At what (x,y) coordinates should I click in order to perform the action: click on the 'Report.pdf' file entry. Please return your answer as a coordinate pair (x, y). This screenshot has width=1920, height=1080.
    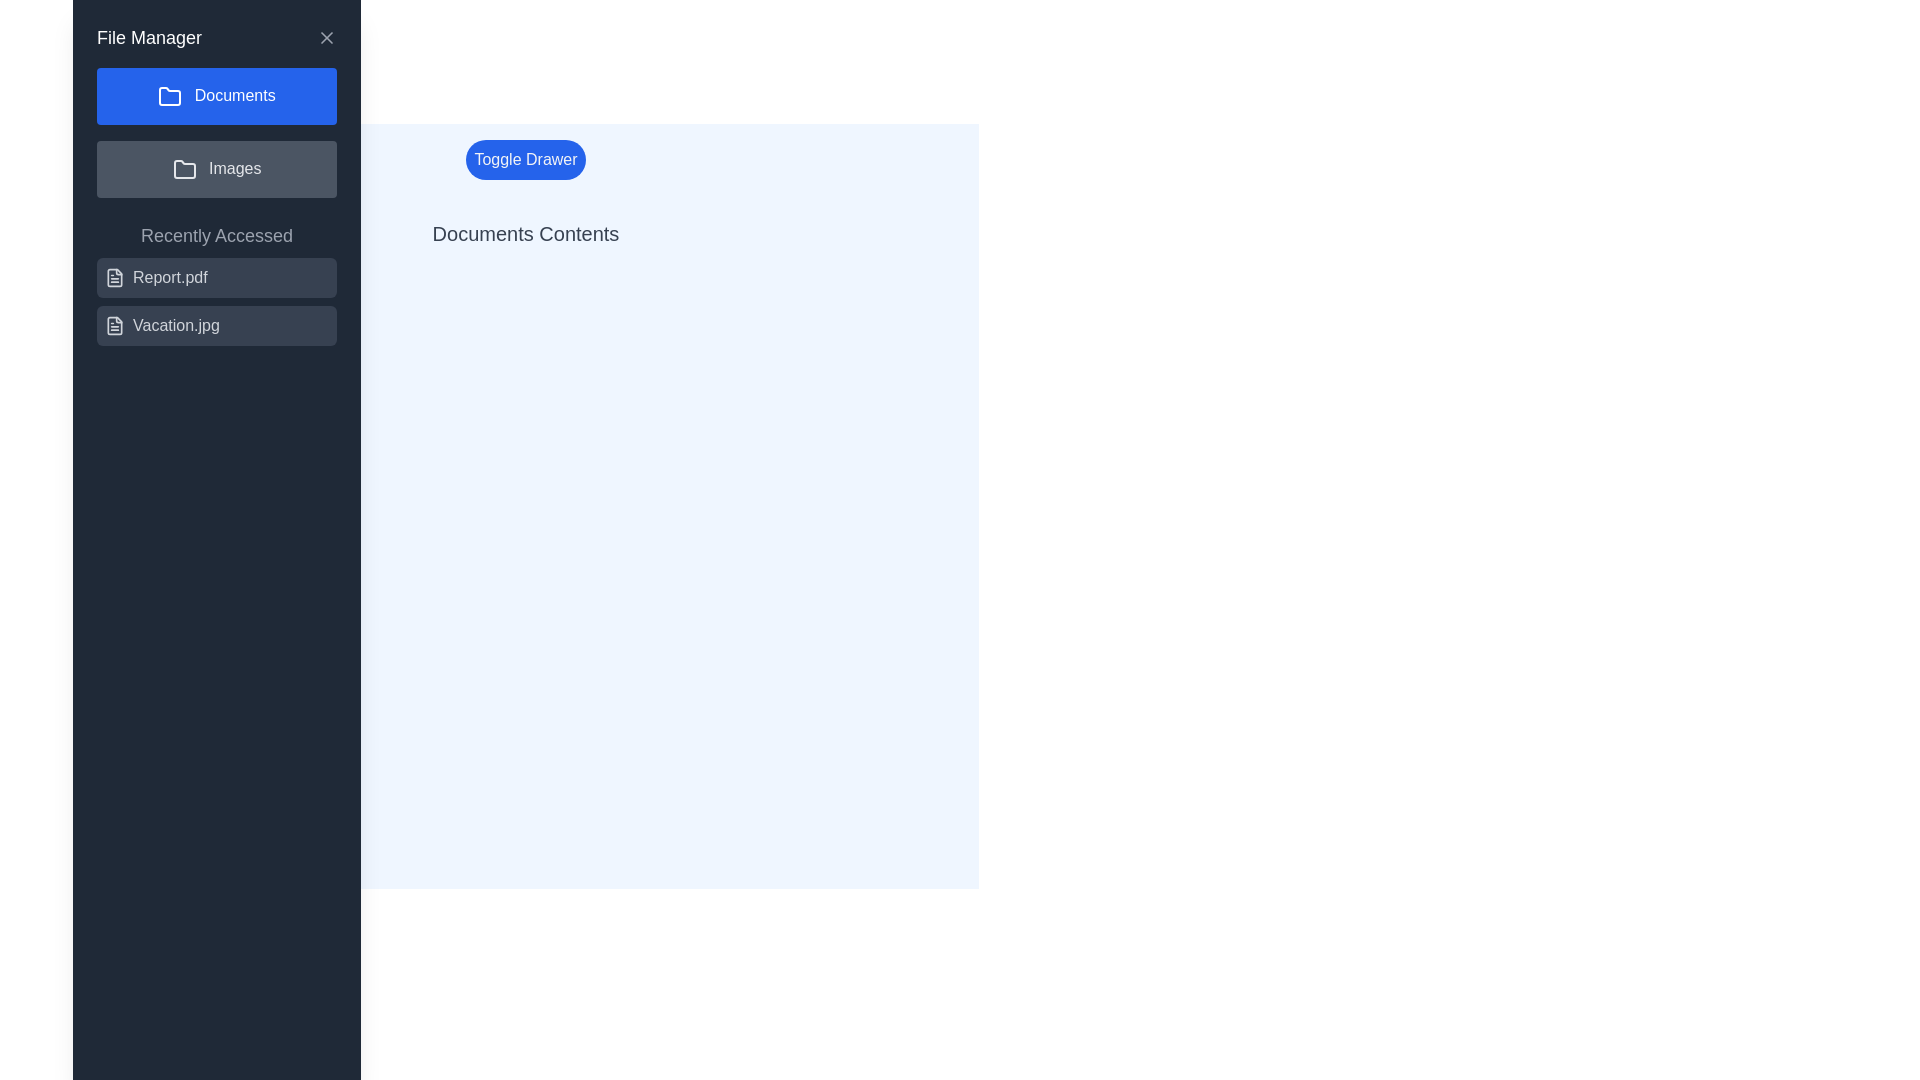
    Looking at the image, I should click on (216, 277).